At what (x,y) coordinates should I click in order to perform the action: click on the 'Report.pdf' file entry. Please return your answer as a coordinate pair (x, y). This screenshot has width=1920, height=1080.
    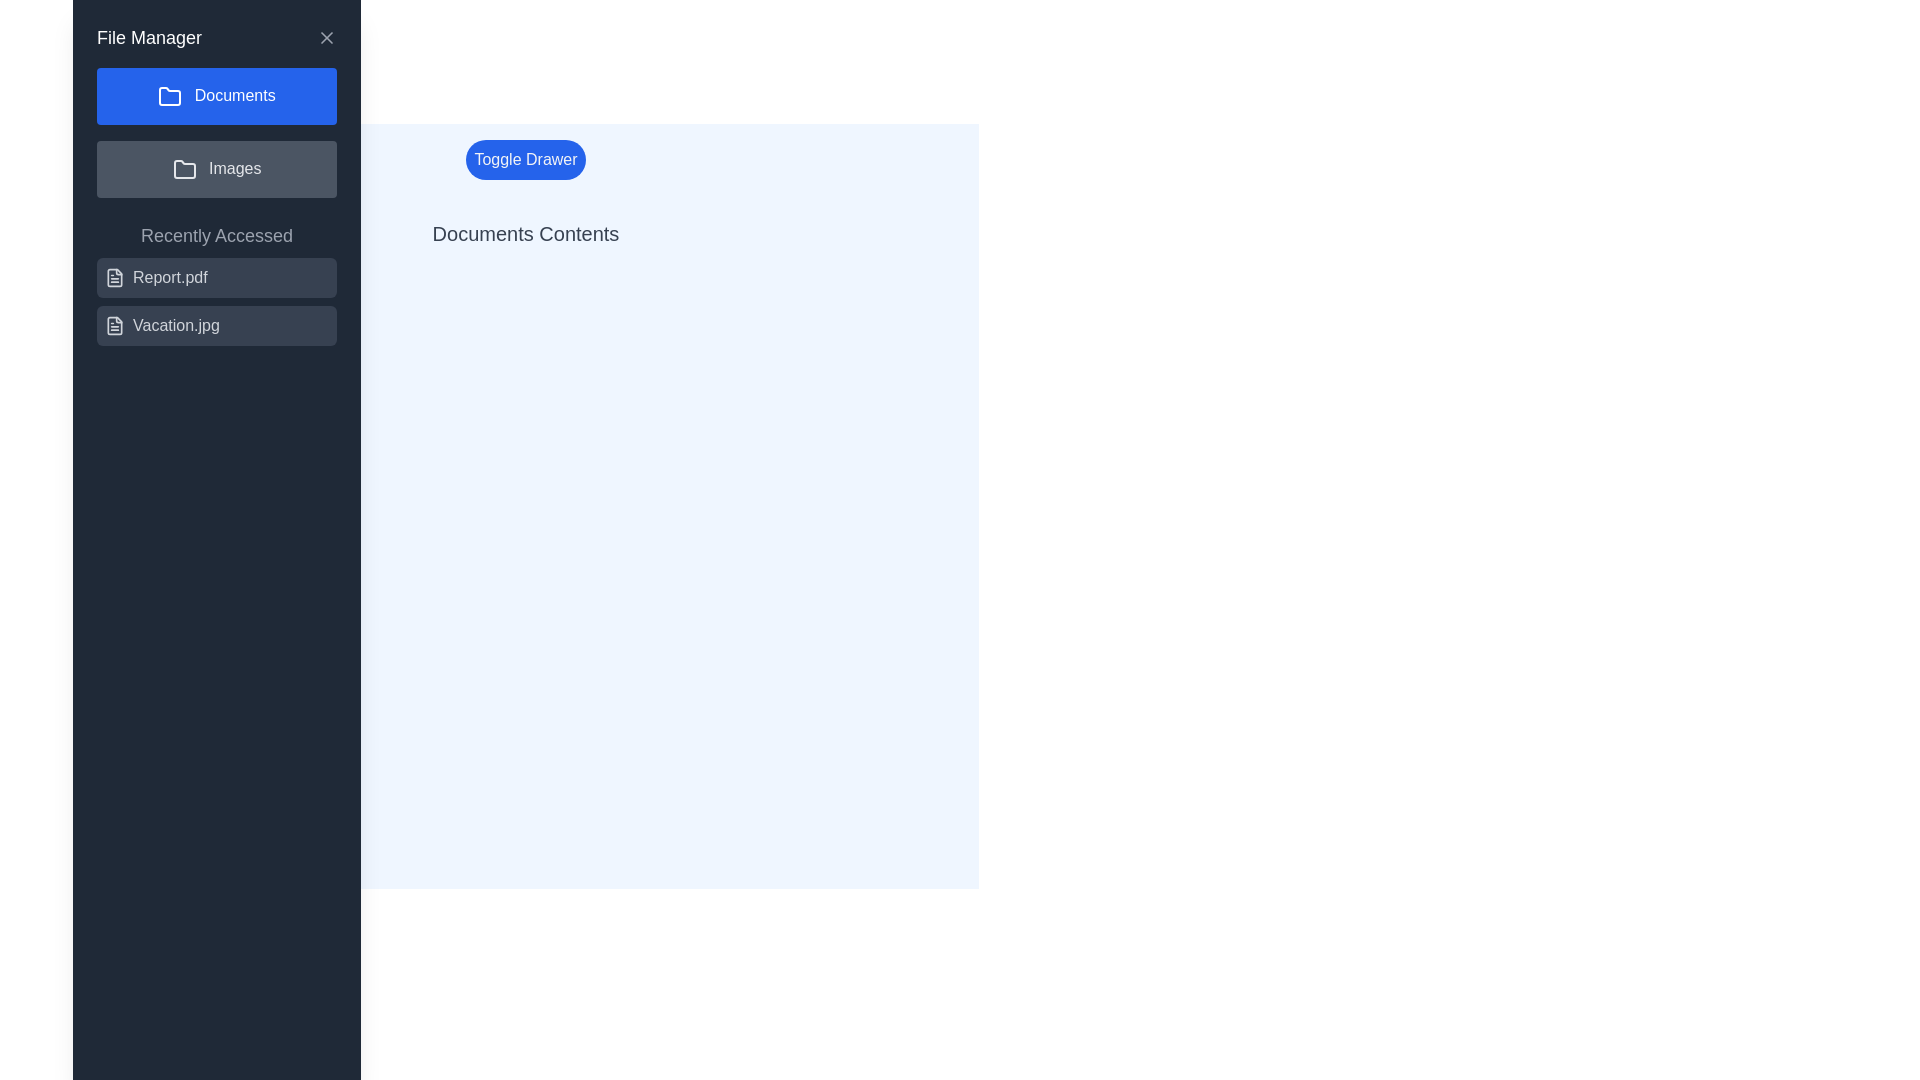
    Looking at the image, I should click on (216, 277).